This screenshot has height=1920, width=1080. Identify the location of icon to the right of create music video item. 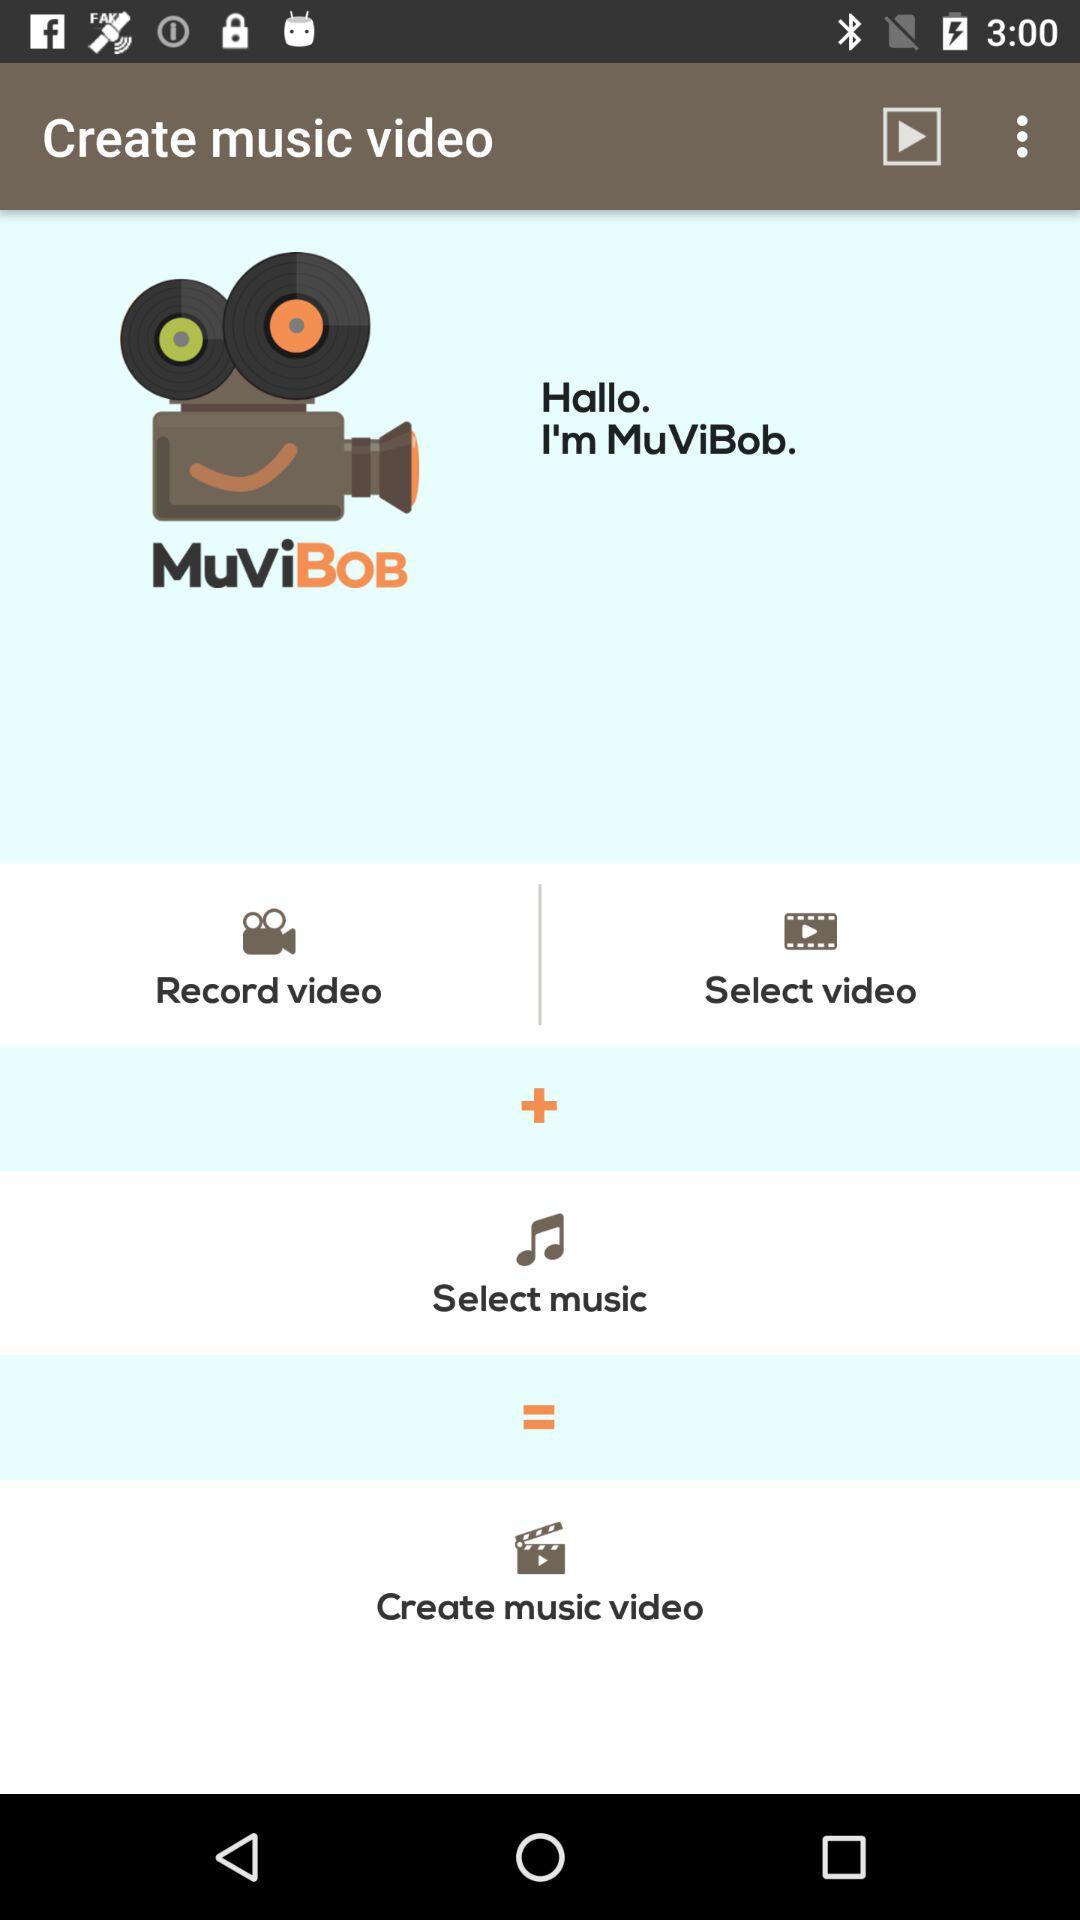
(911, 135).